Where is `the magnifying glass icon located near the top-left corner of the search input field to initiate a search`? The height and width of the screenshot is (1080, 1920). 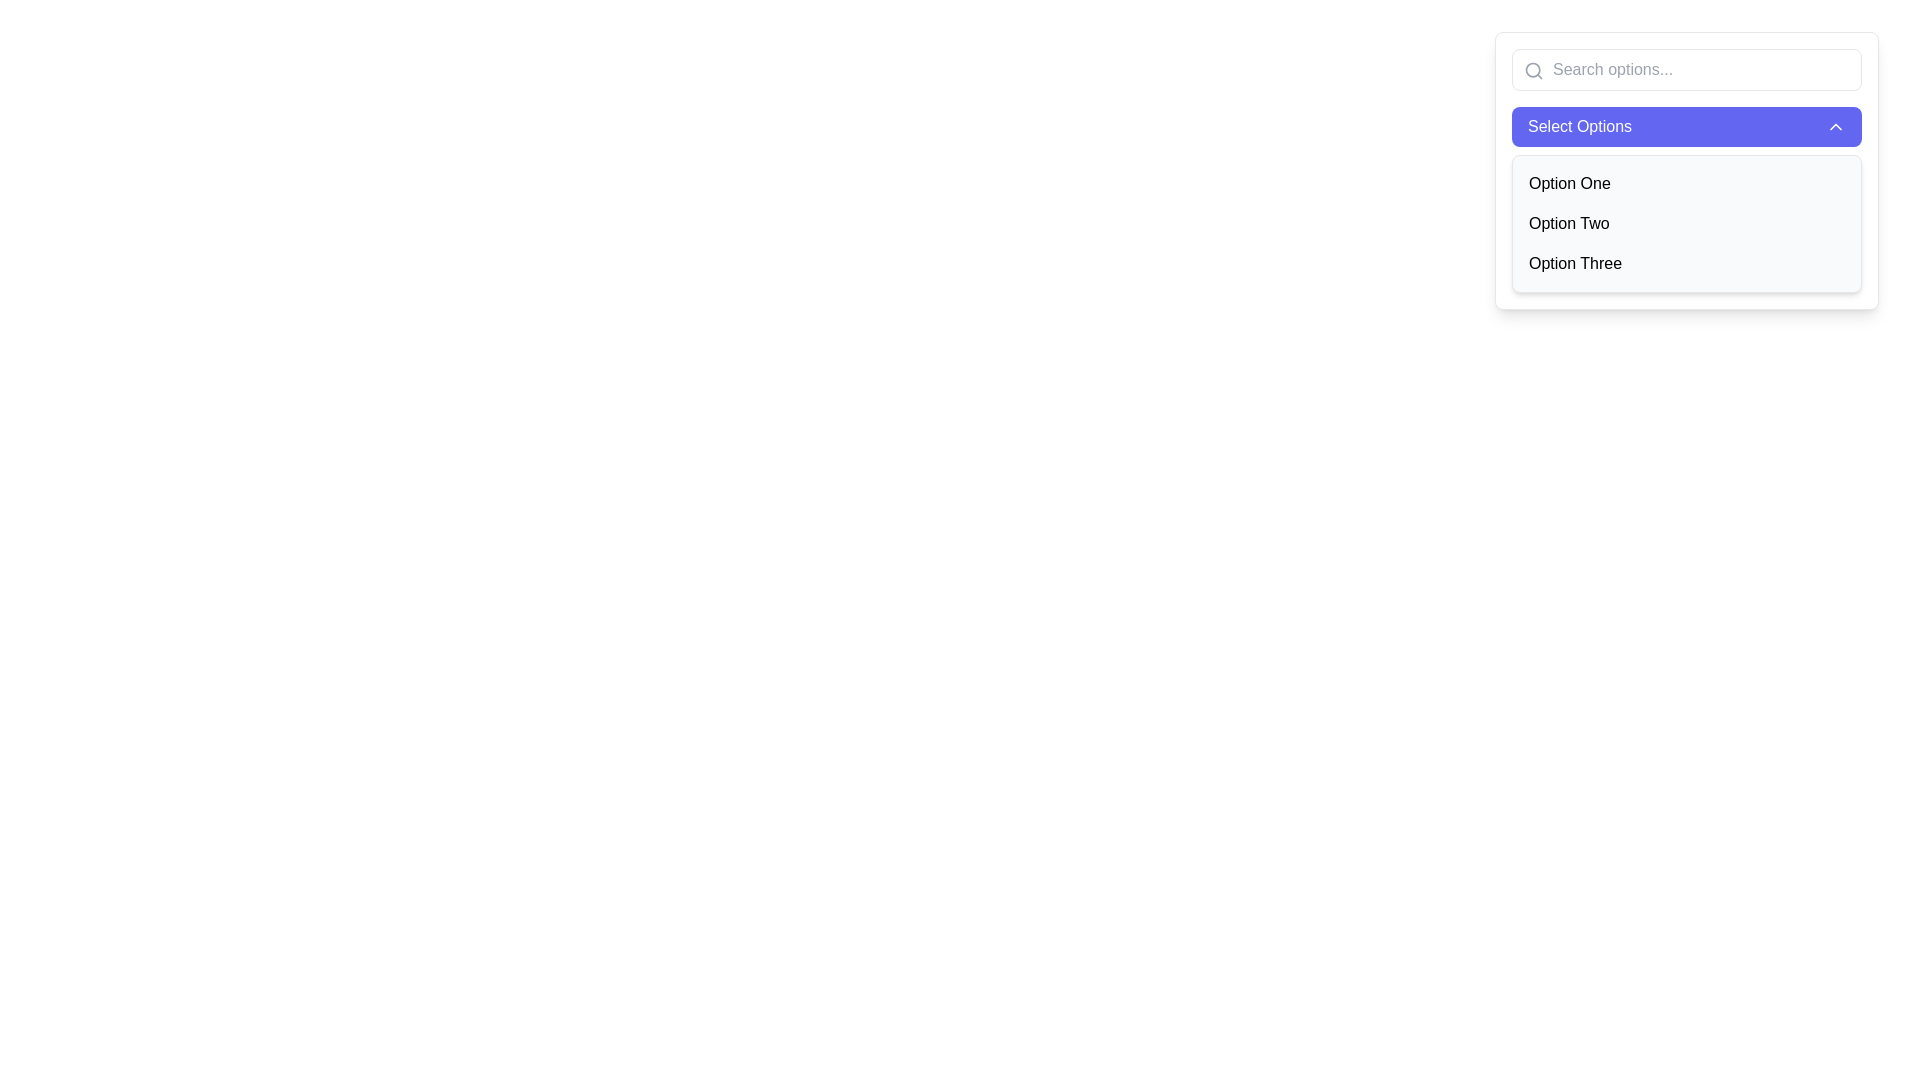
the magnifying glass icon located near the top-left corner of the search input field to initiate a search is located at coordinates (1533, 69).